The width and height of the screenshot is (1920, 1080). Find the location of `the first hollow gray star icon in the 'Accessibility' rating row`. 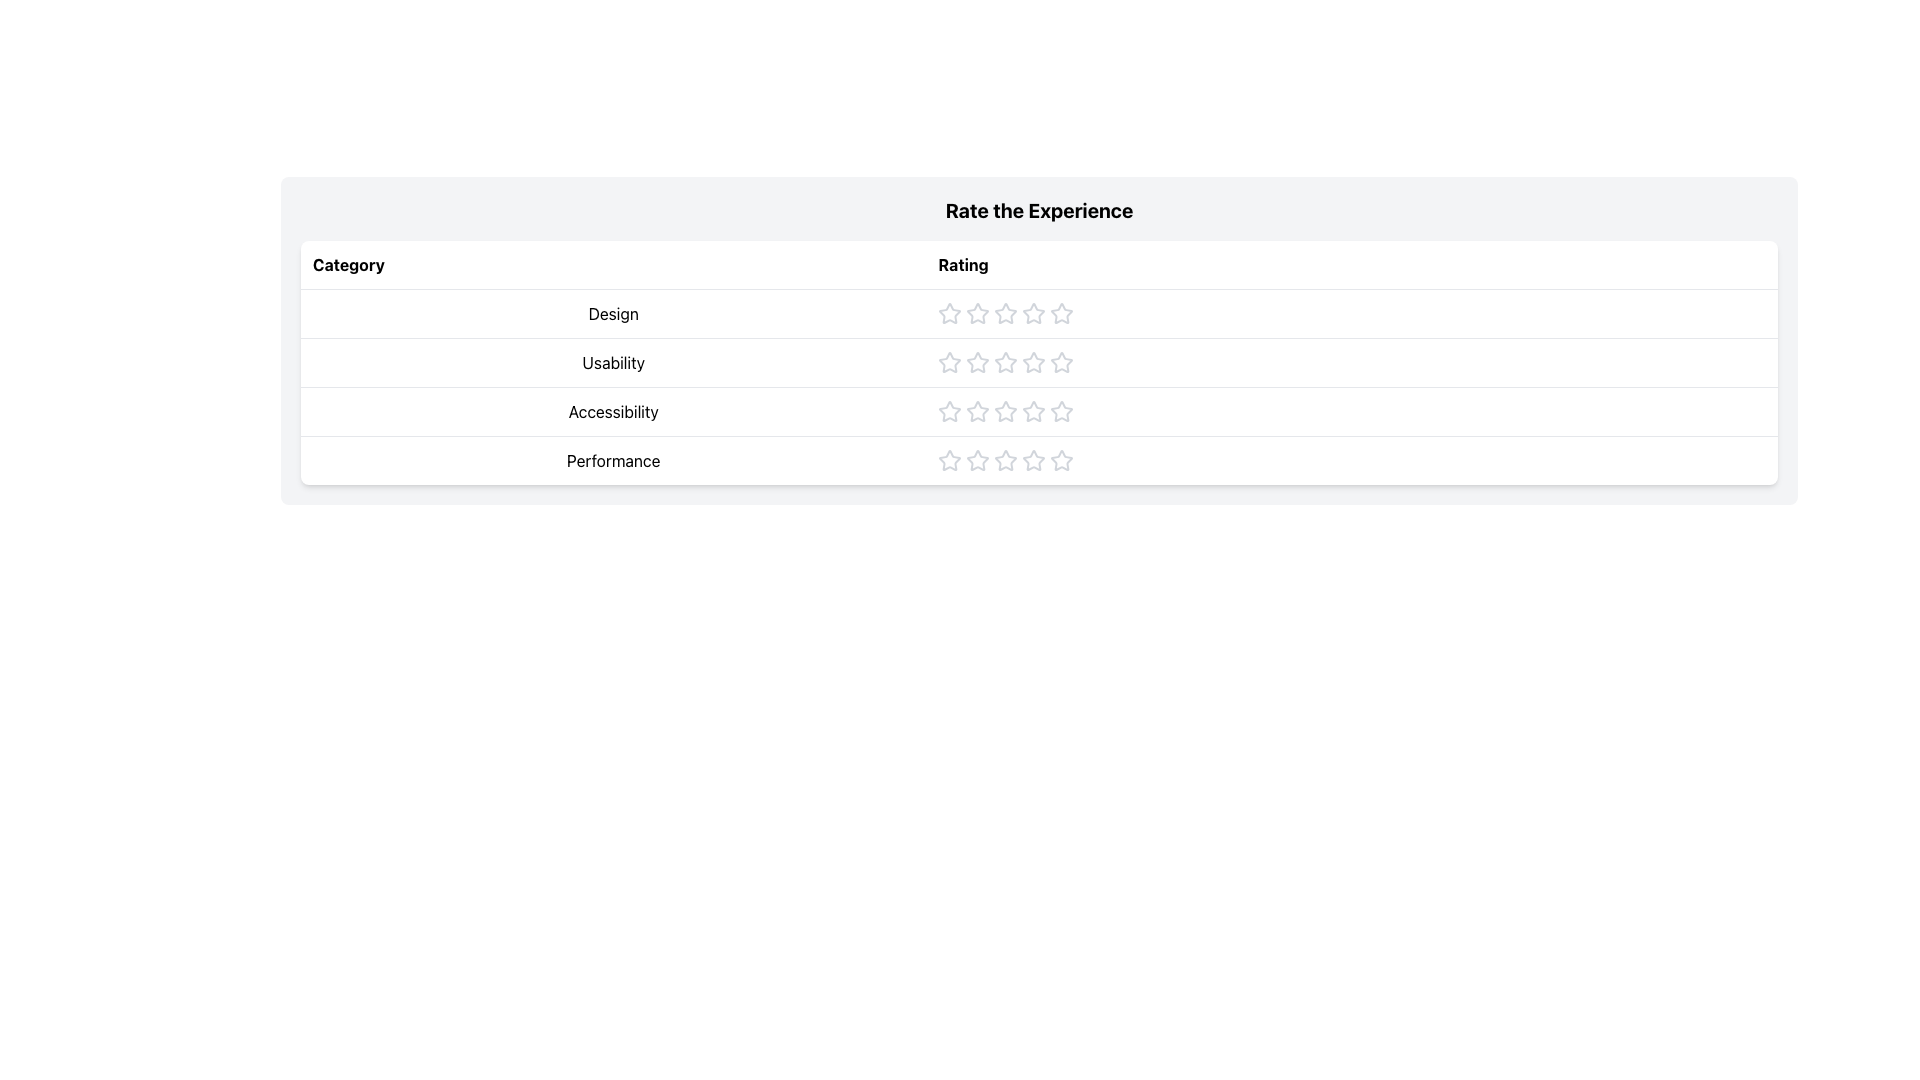

the first hollow gray star icon in the 'Accessibility' rating row is located at coordinates (949, 410).